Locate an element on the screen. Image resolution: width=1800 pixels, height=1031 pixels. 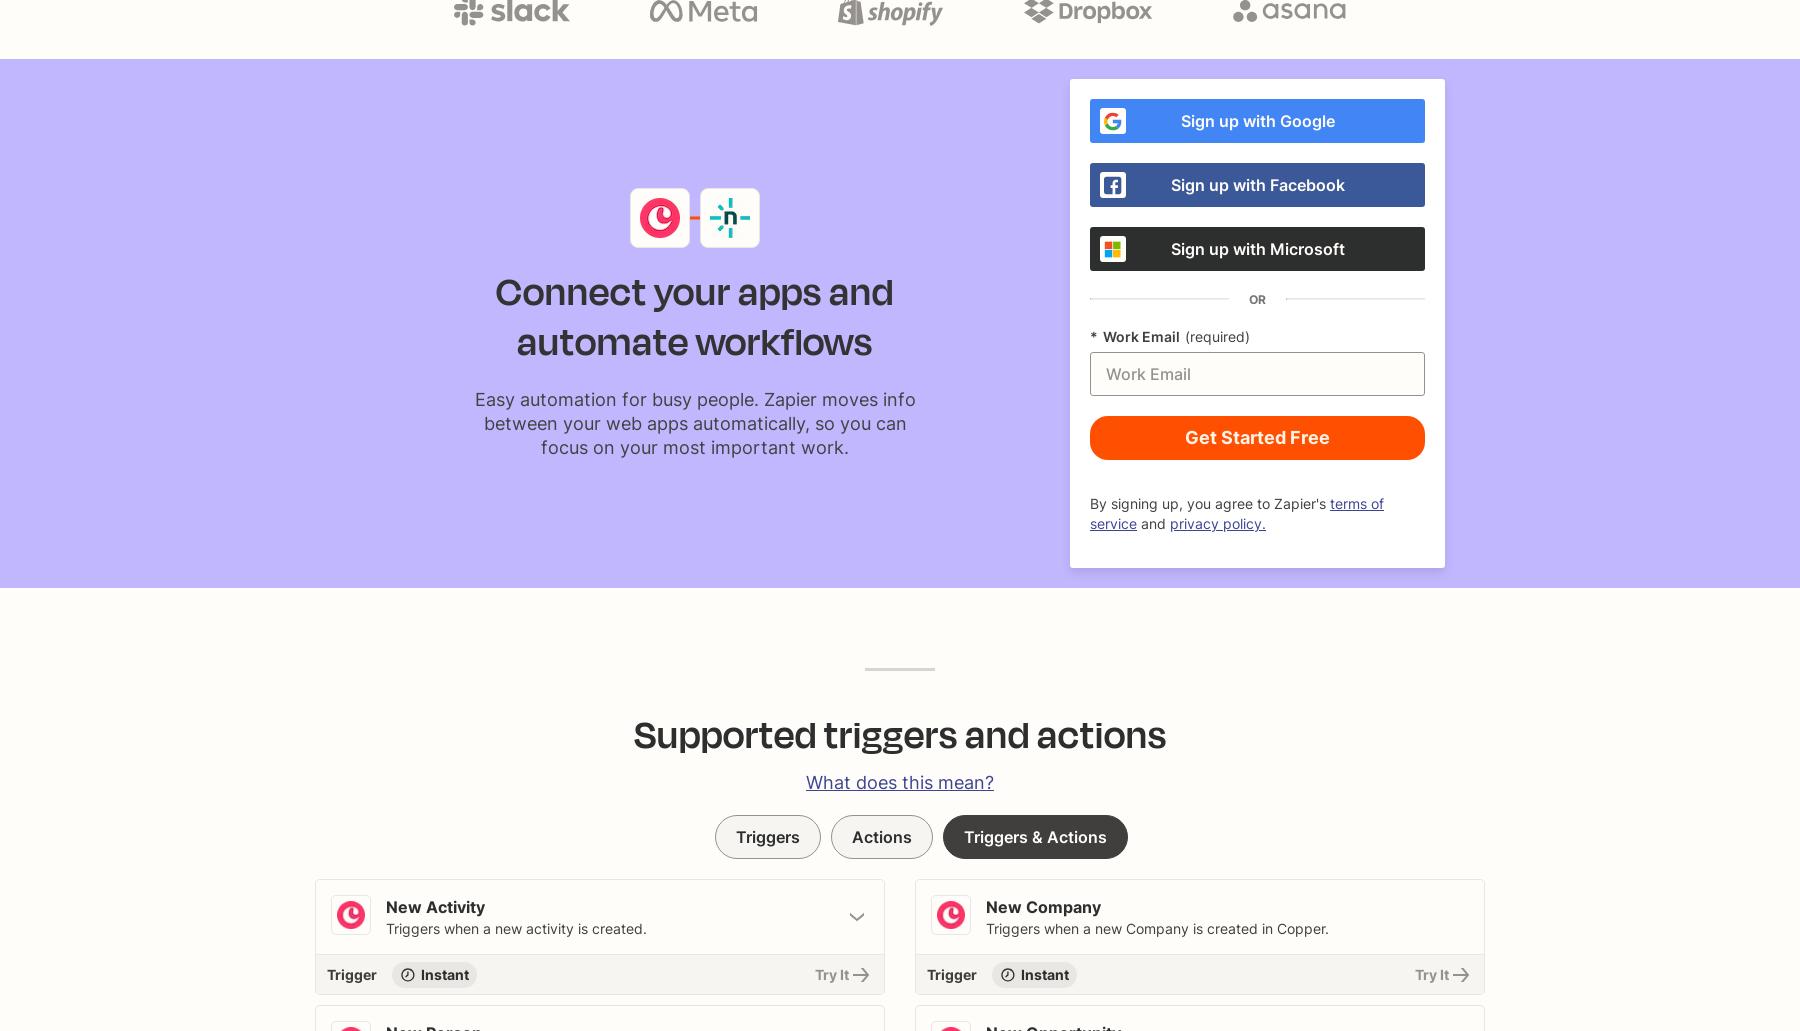
'Supported triggers and actions' is located at coordinates (633, 734).